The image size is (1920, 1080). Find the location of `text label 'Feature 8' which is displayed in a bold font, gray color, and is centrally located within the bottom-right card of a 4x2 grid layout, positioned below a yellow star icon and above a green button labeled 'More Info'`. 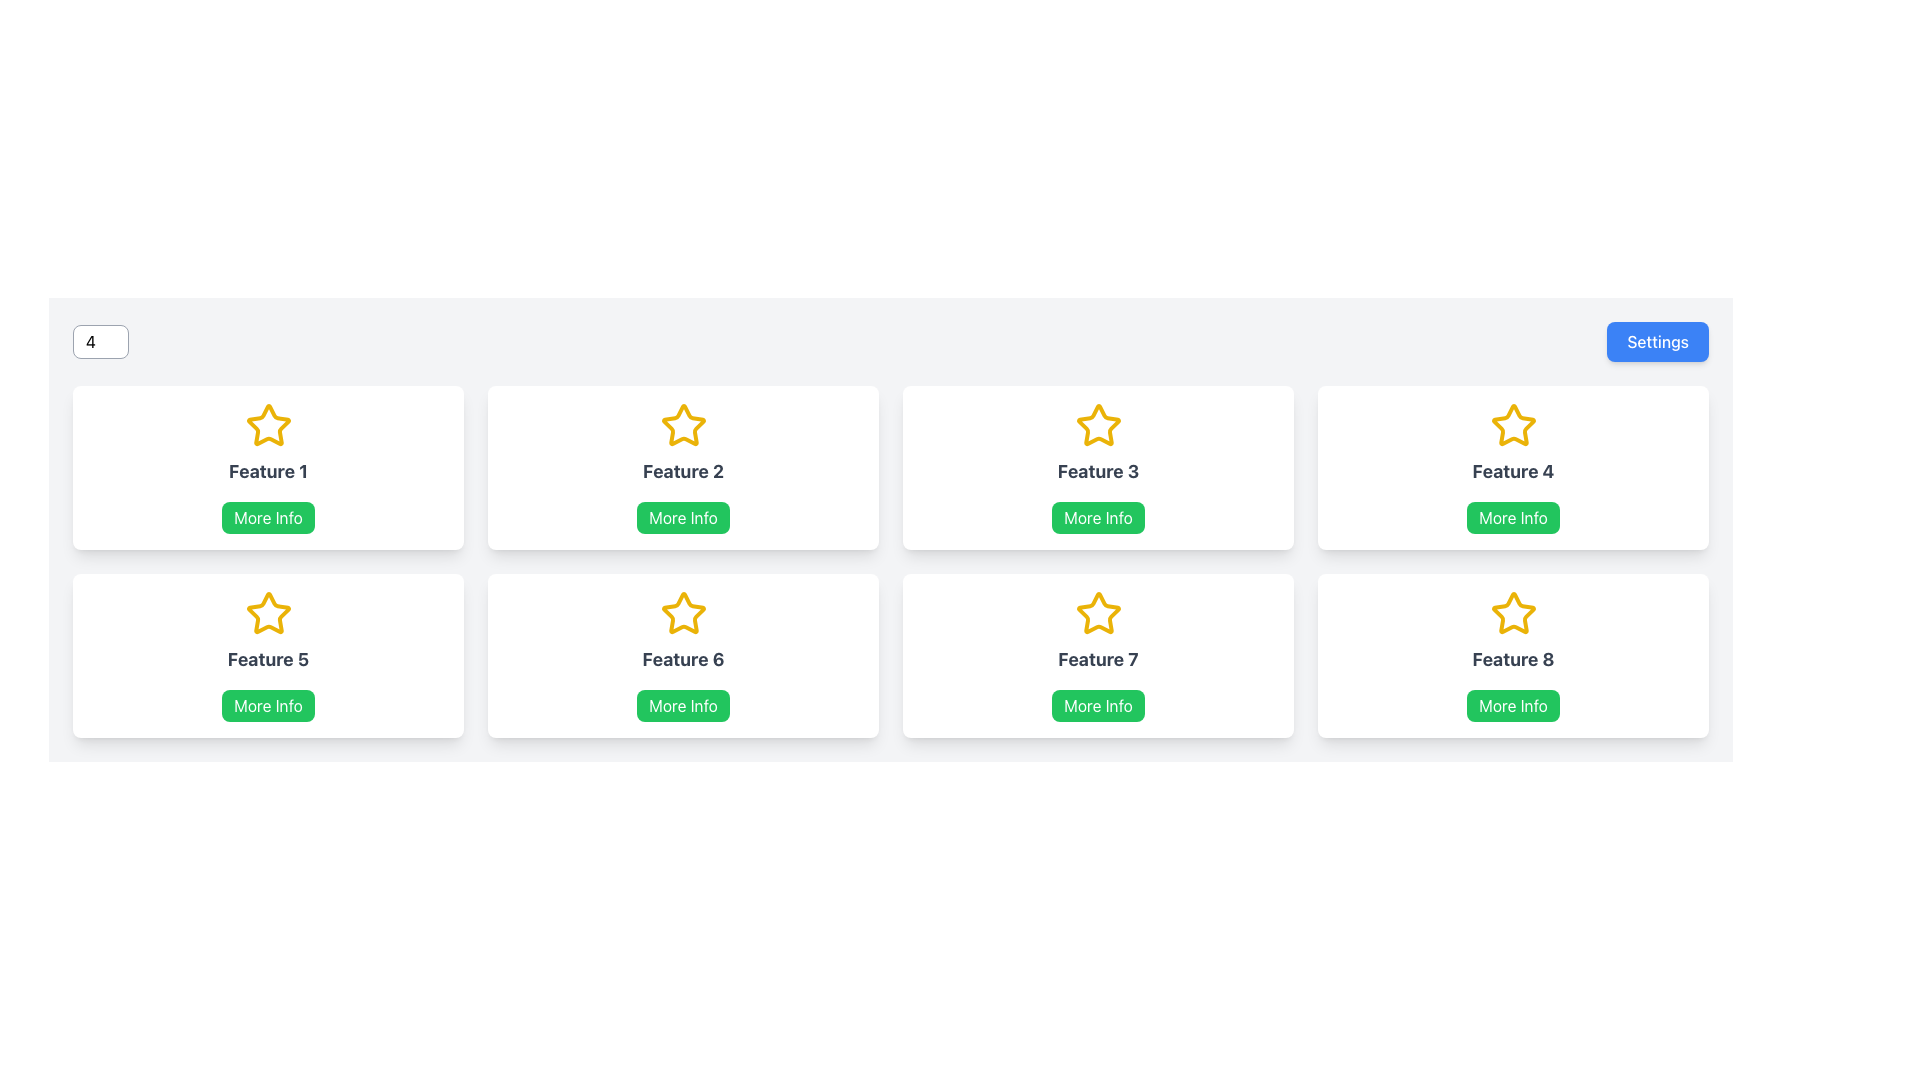

text label 'Feature 8' which is displayed in a bold font, gray color, and is centrally located within the bottom-right card of a 4x2 grid layout, positioned below a yellow star icon and above a green button labeled 'More Info' is located at coordinates (1513, 659).